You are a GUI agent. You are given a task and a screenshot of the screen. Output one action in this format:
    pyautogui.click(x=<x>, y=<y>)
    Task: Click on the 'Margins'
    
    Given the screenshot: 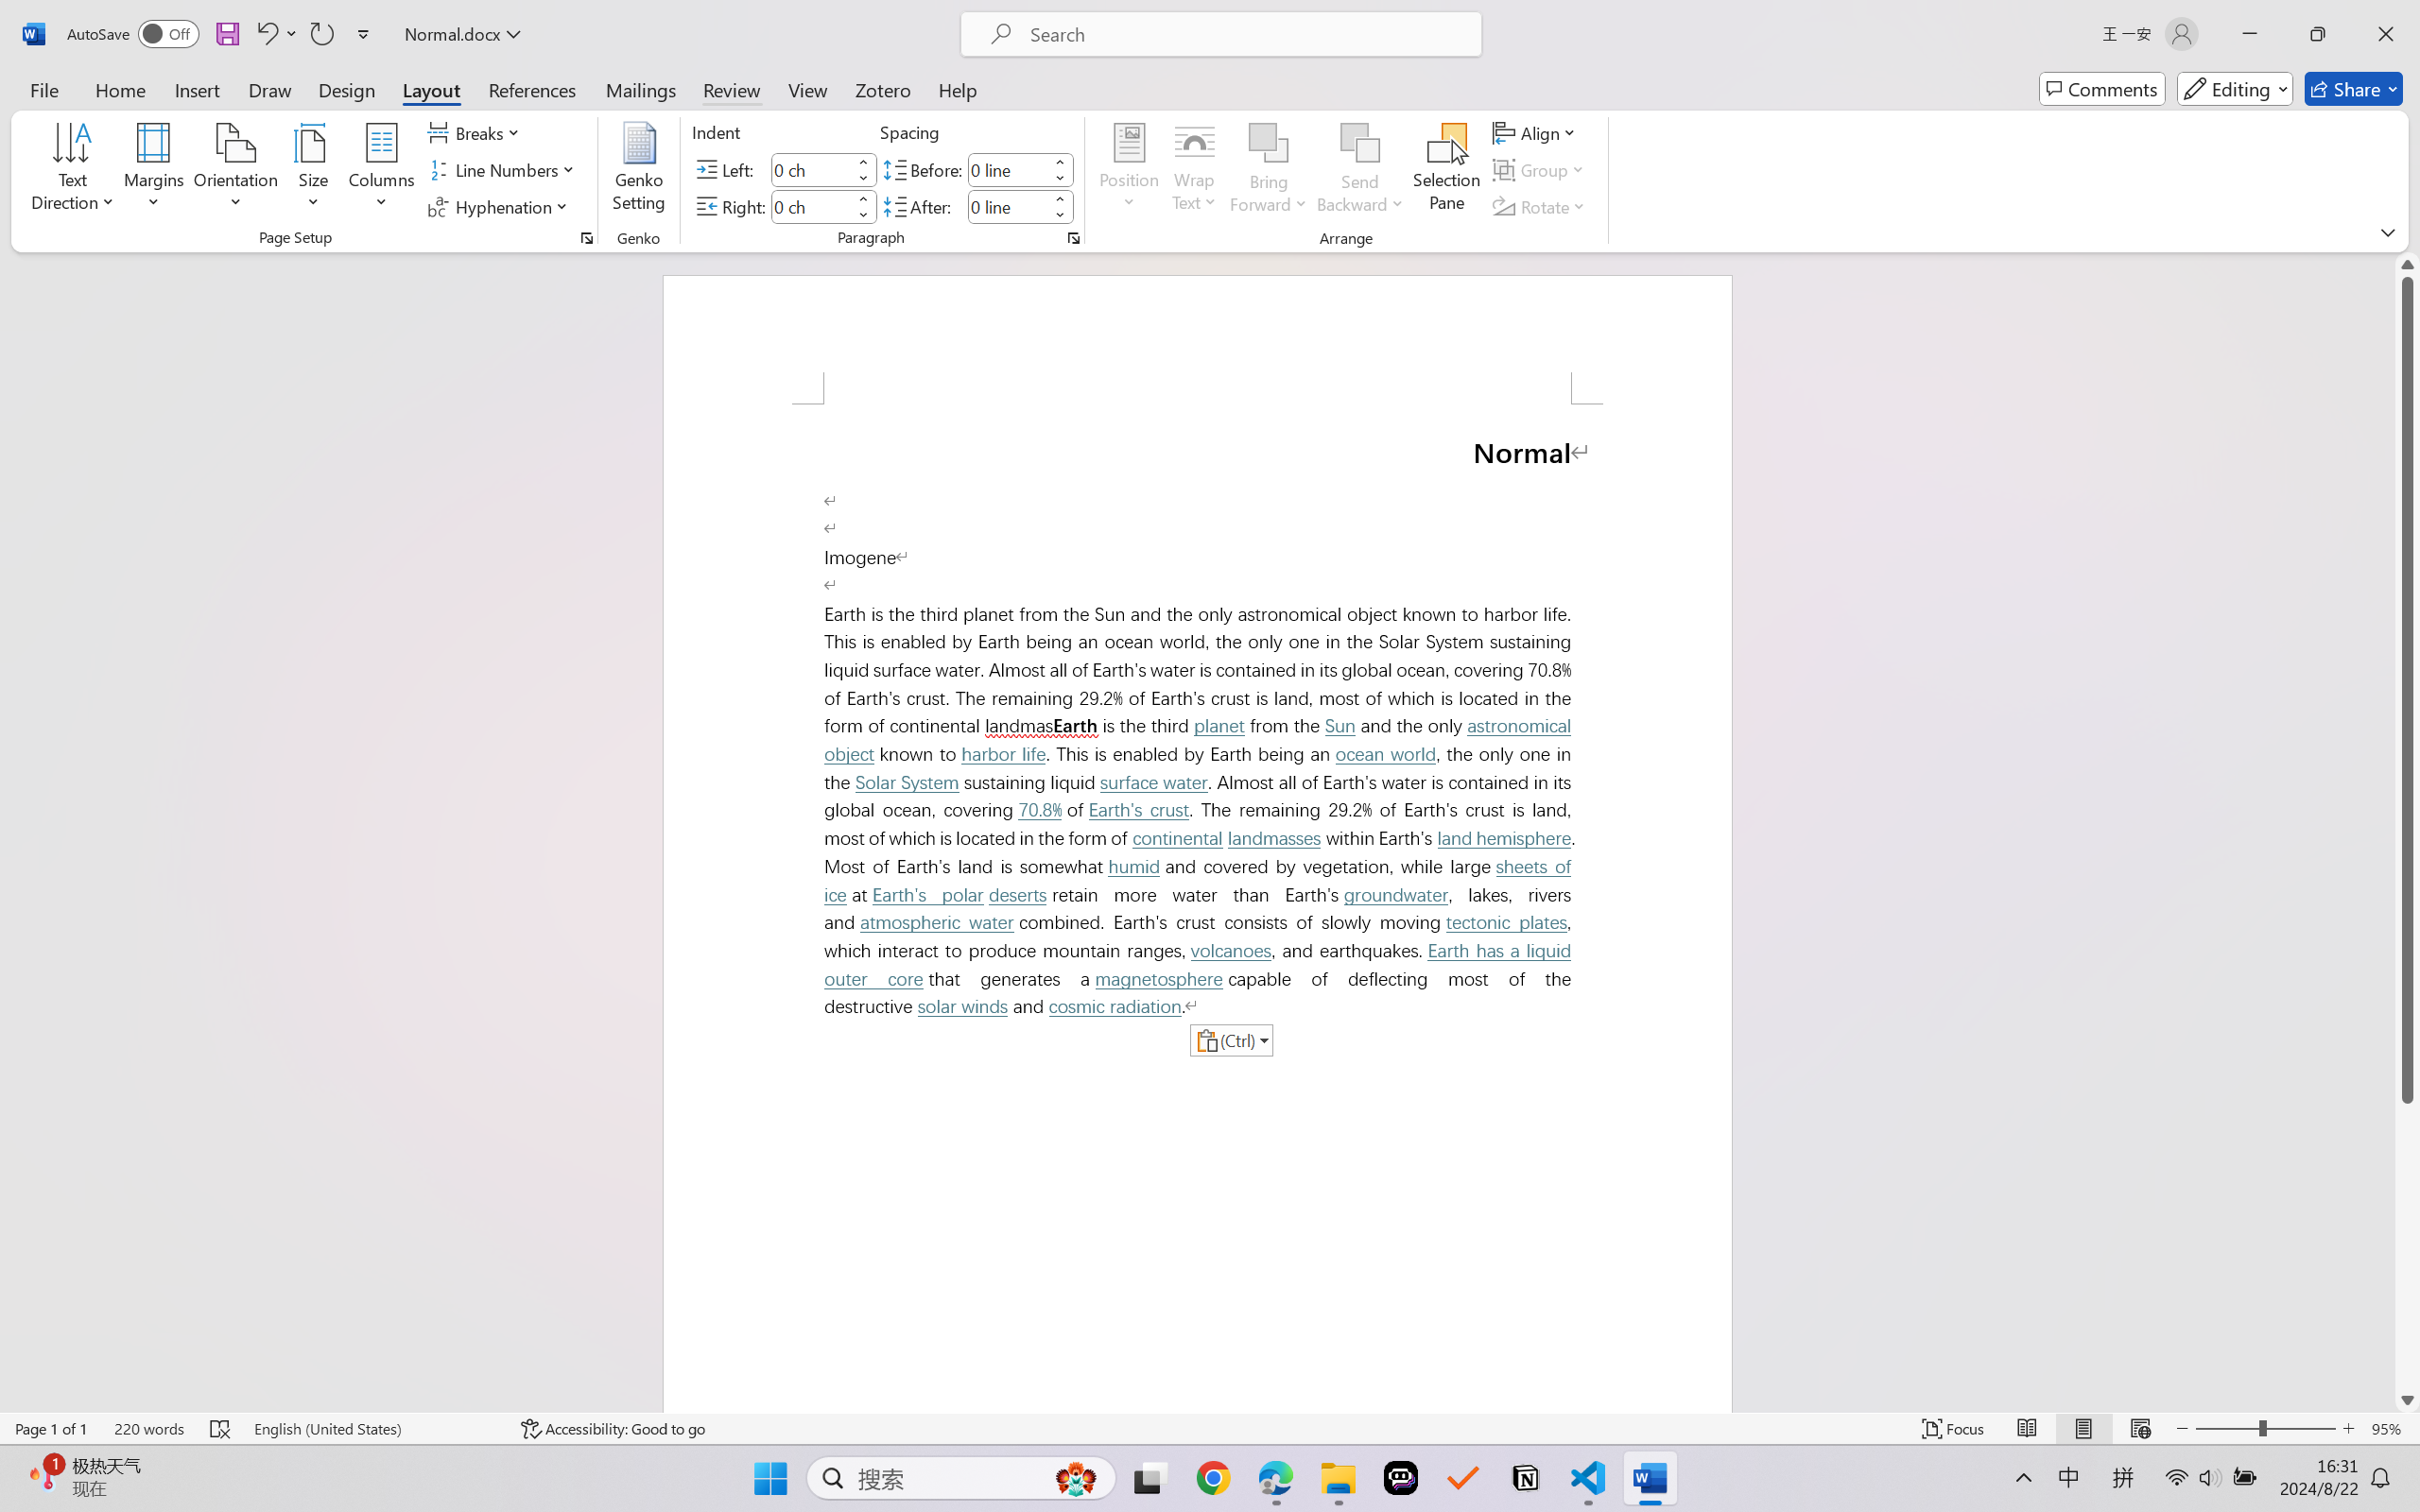 What is the action you would take?
    pyautogui.click(x=153, y=170)
    